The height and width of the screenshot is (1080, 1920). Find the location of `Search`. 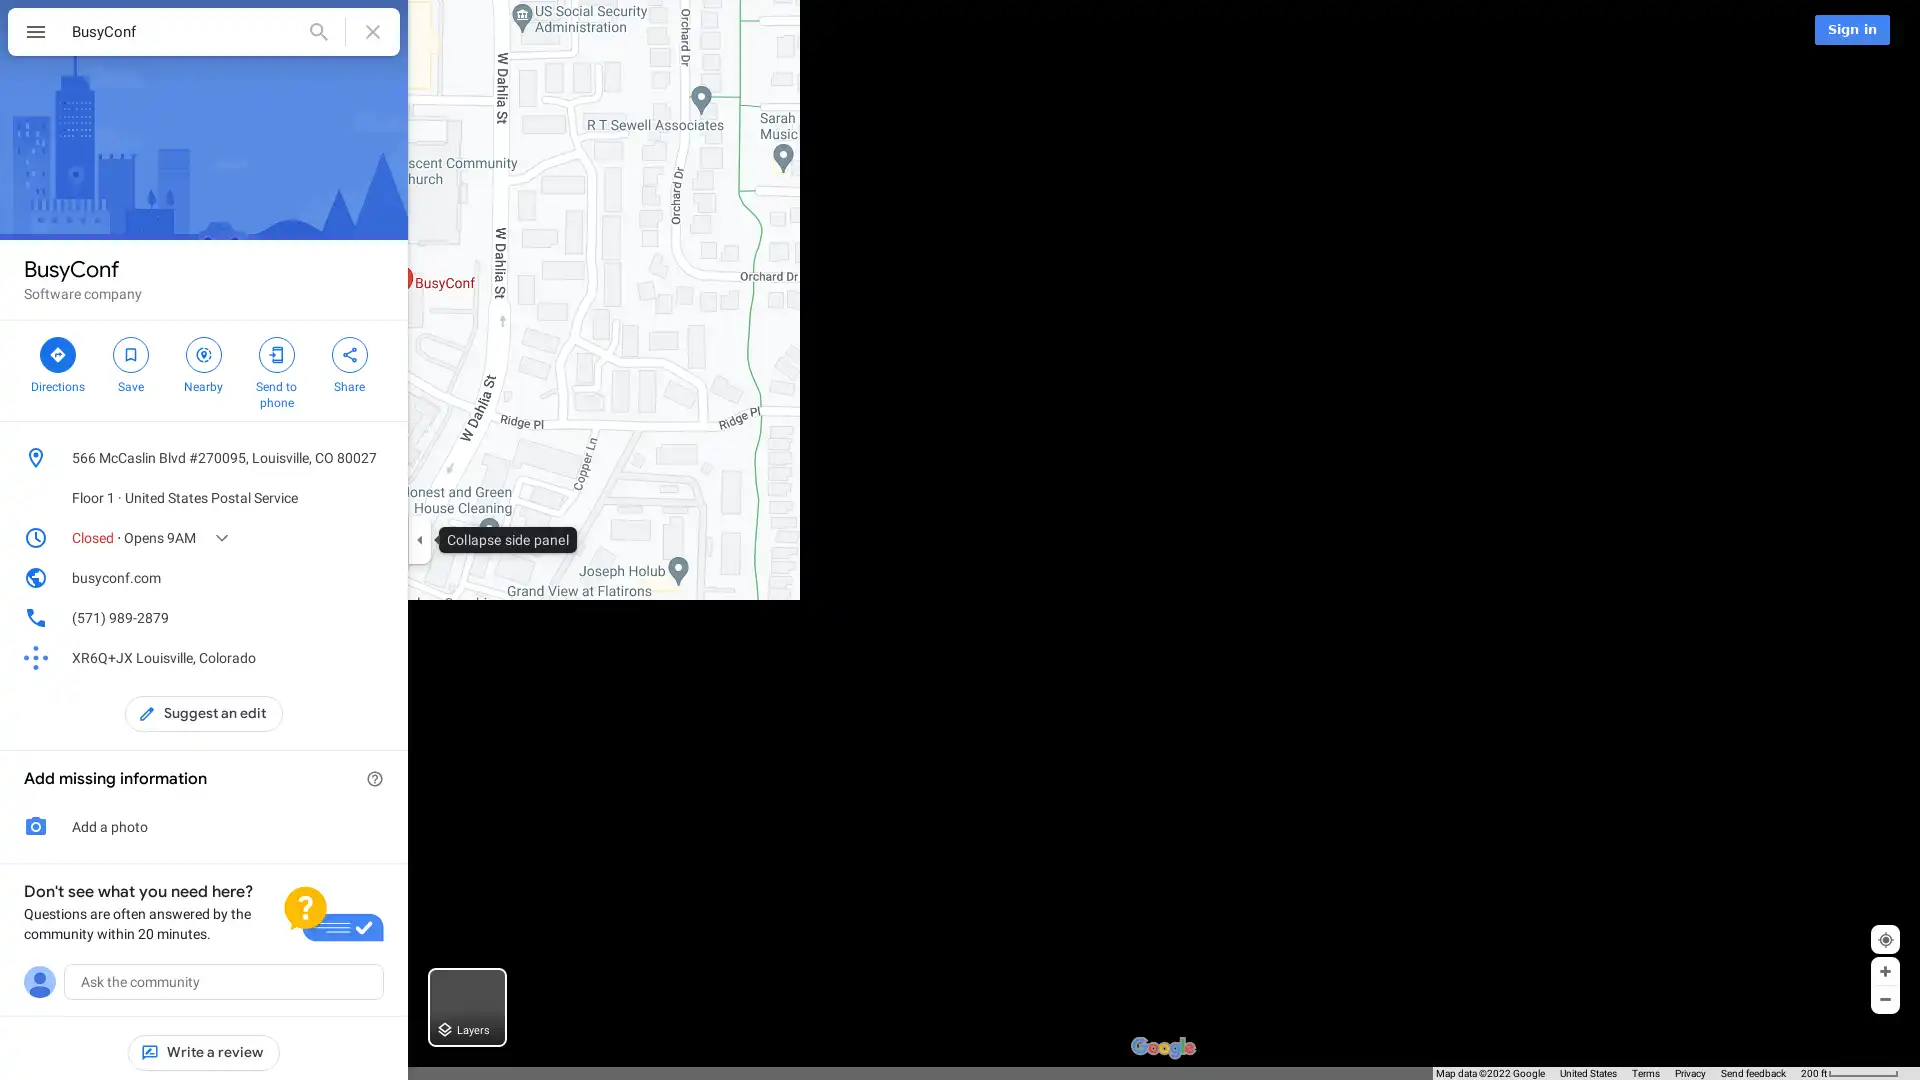

Search is located at coordinates (317, 31).